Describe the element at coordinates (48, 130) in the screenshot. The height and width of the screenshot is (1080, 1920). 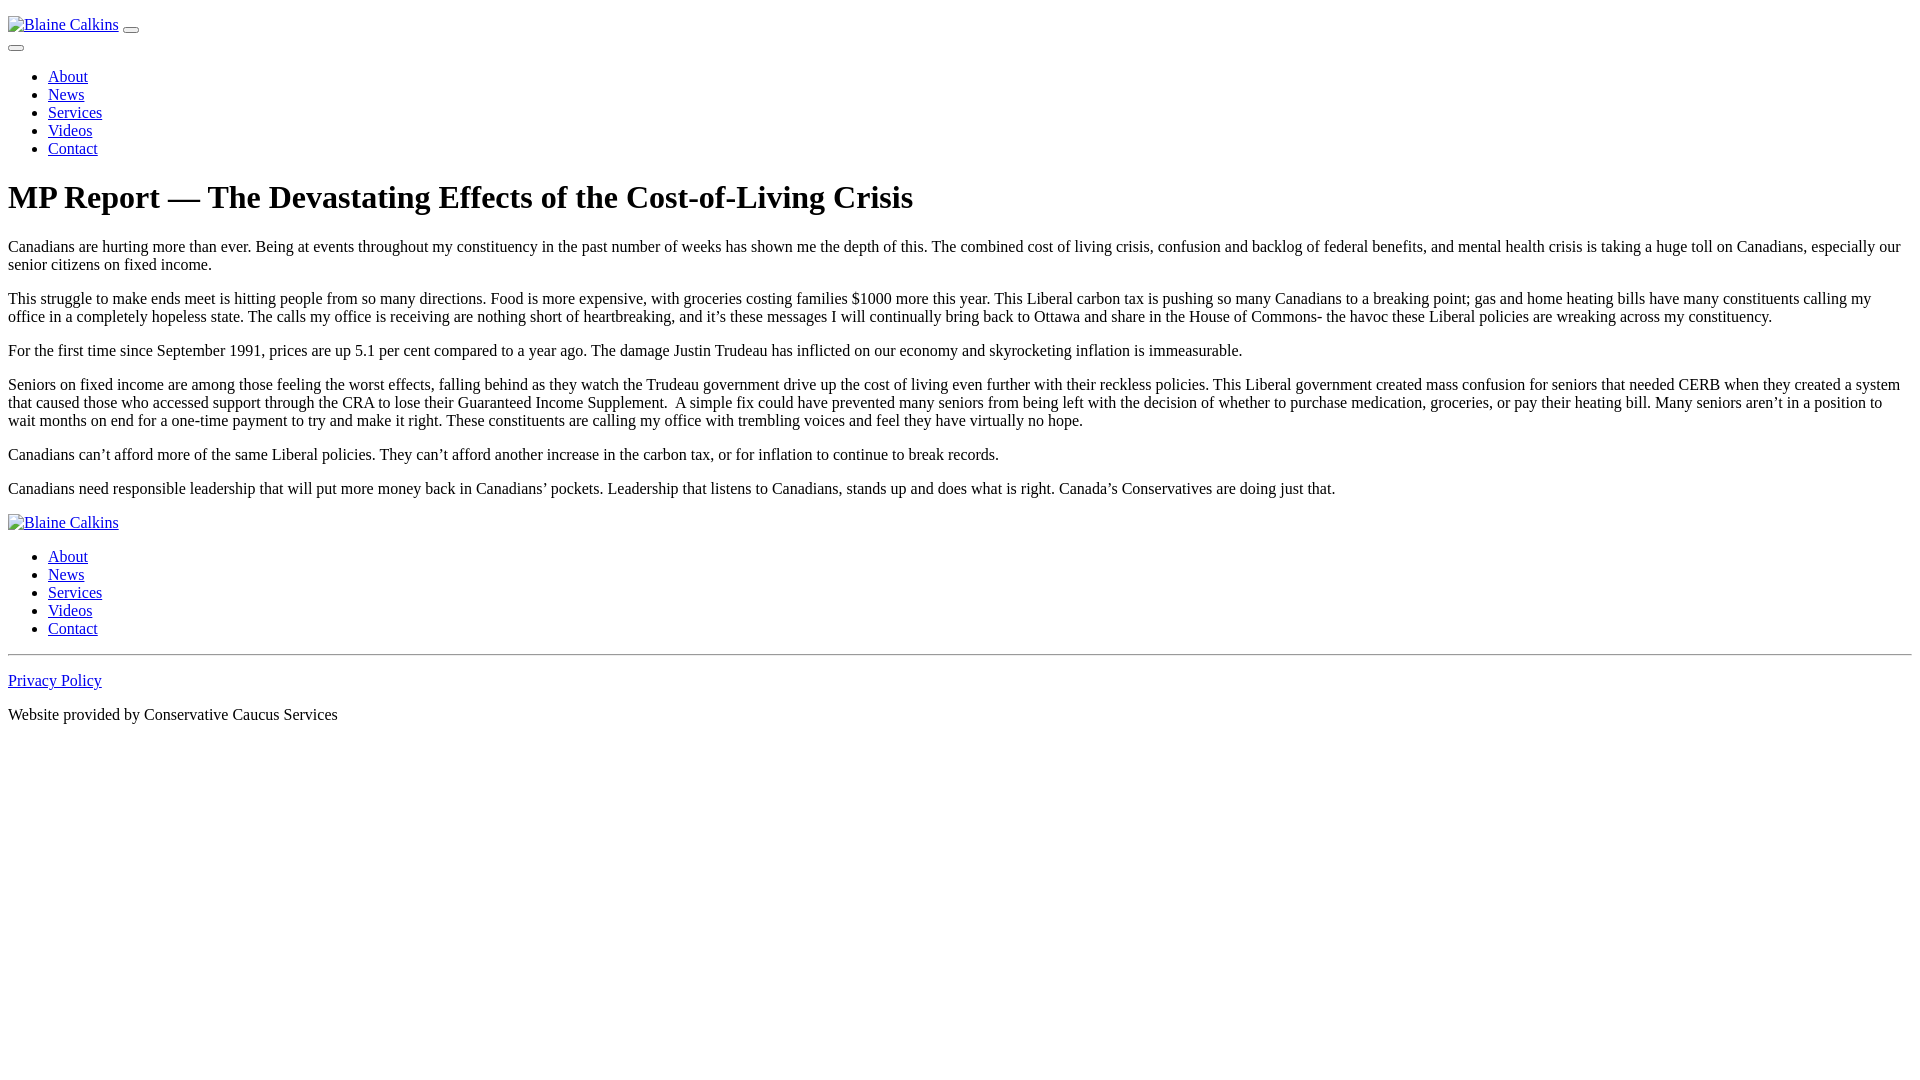
I see `'Videos'` at that location.